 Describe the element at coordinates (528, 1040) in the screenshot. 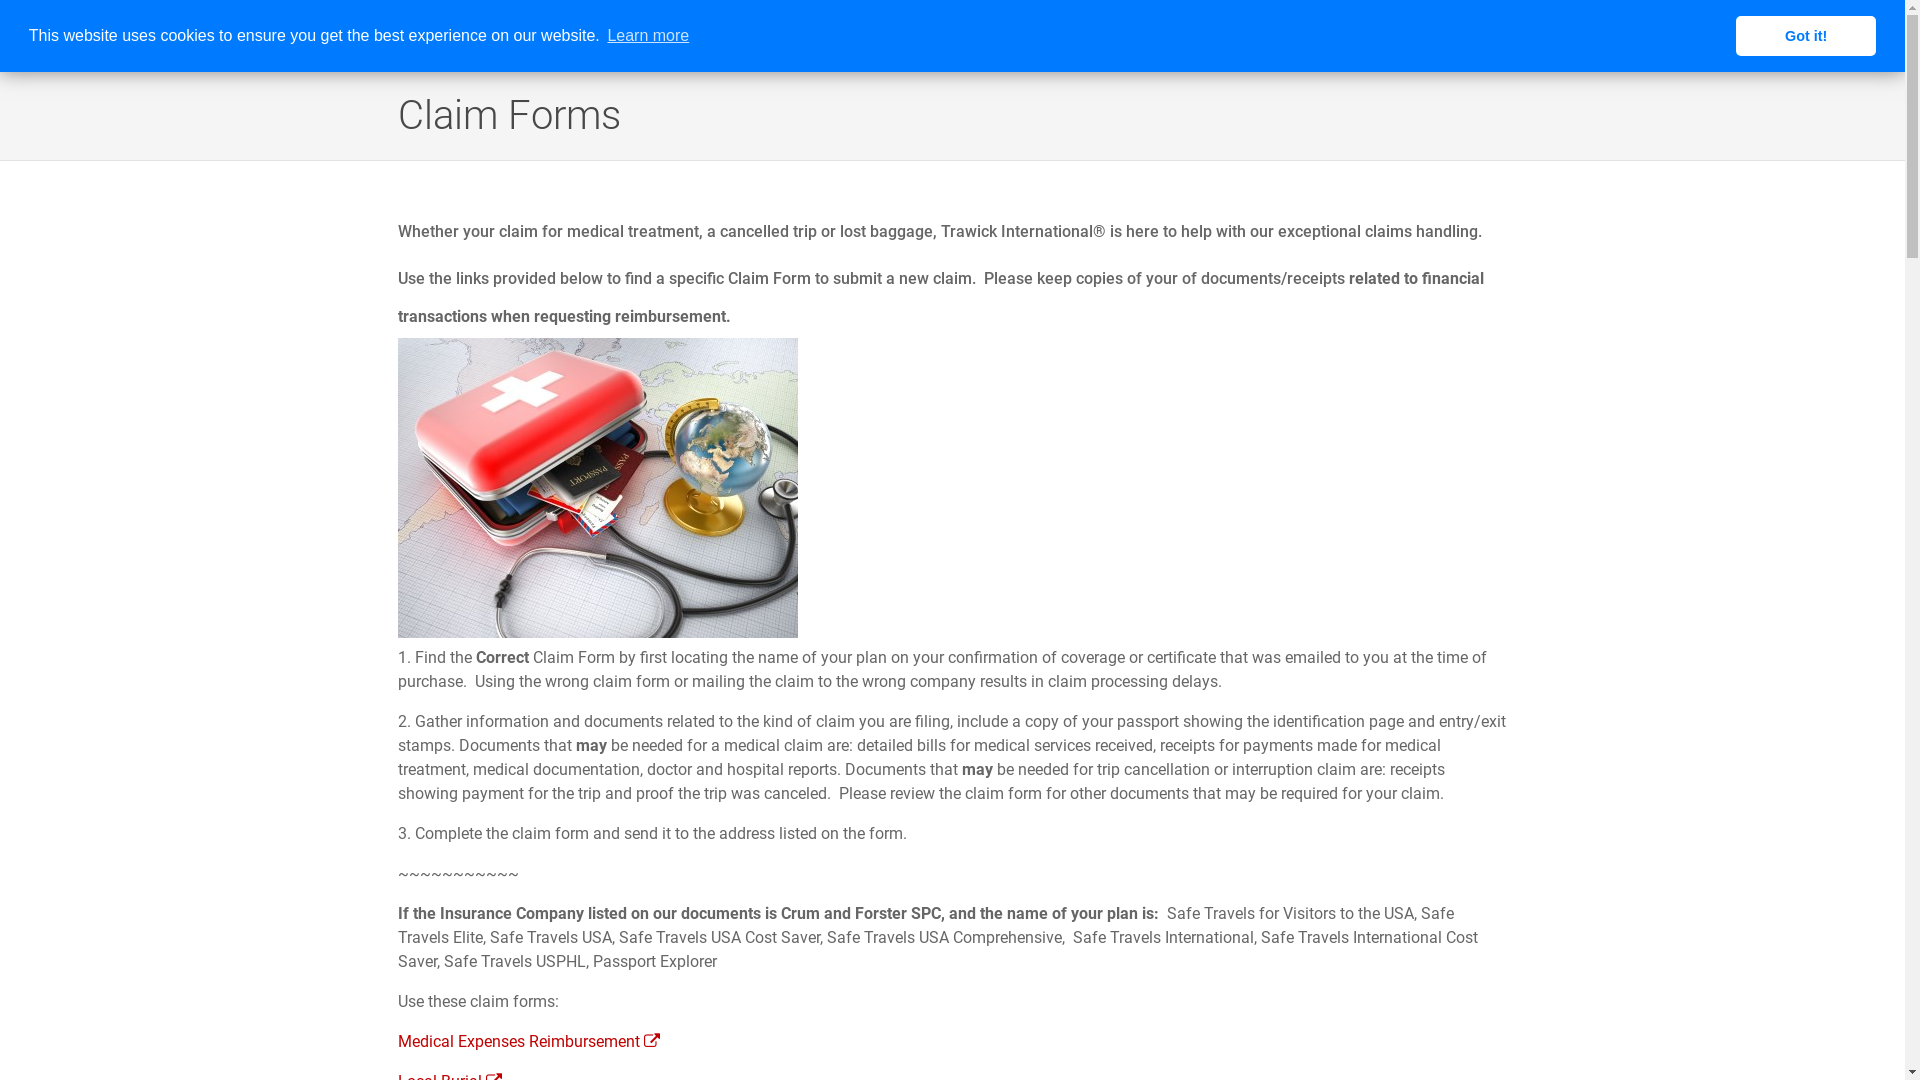

I see `'Medical Expenses Reimbursement '` at that location.